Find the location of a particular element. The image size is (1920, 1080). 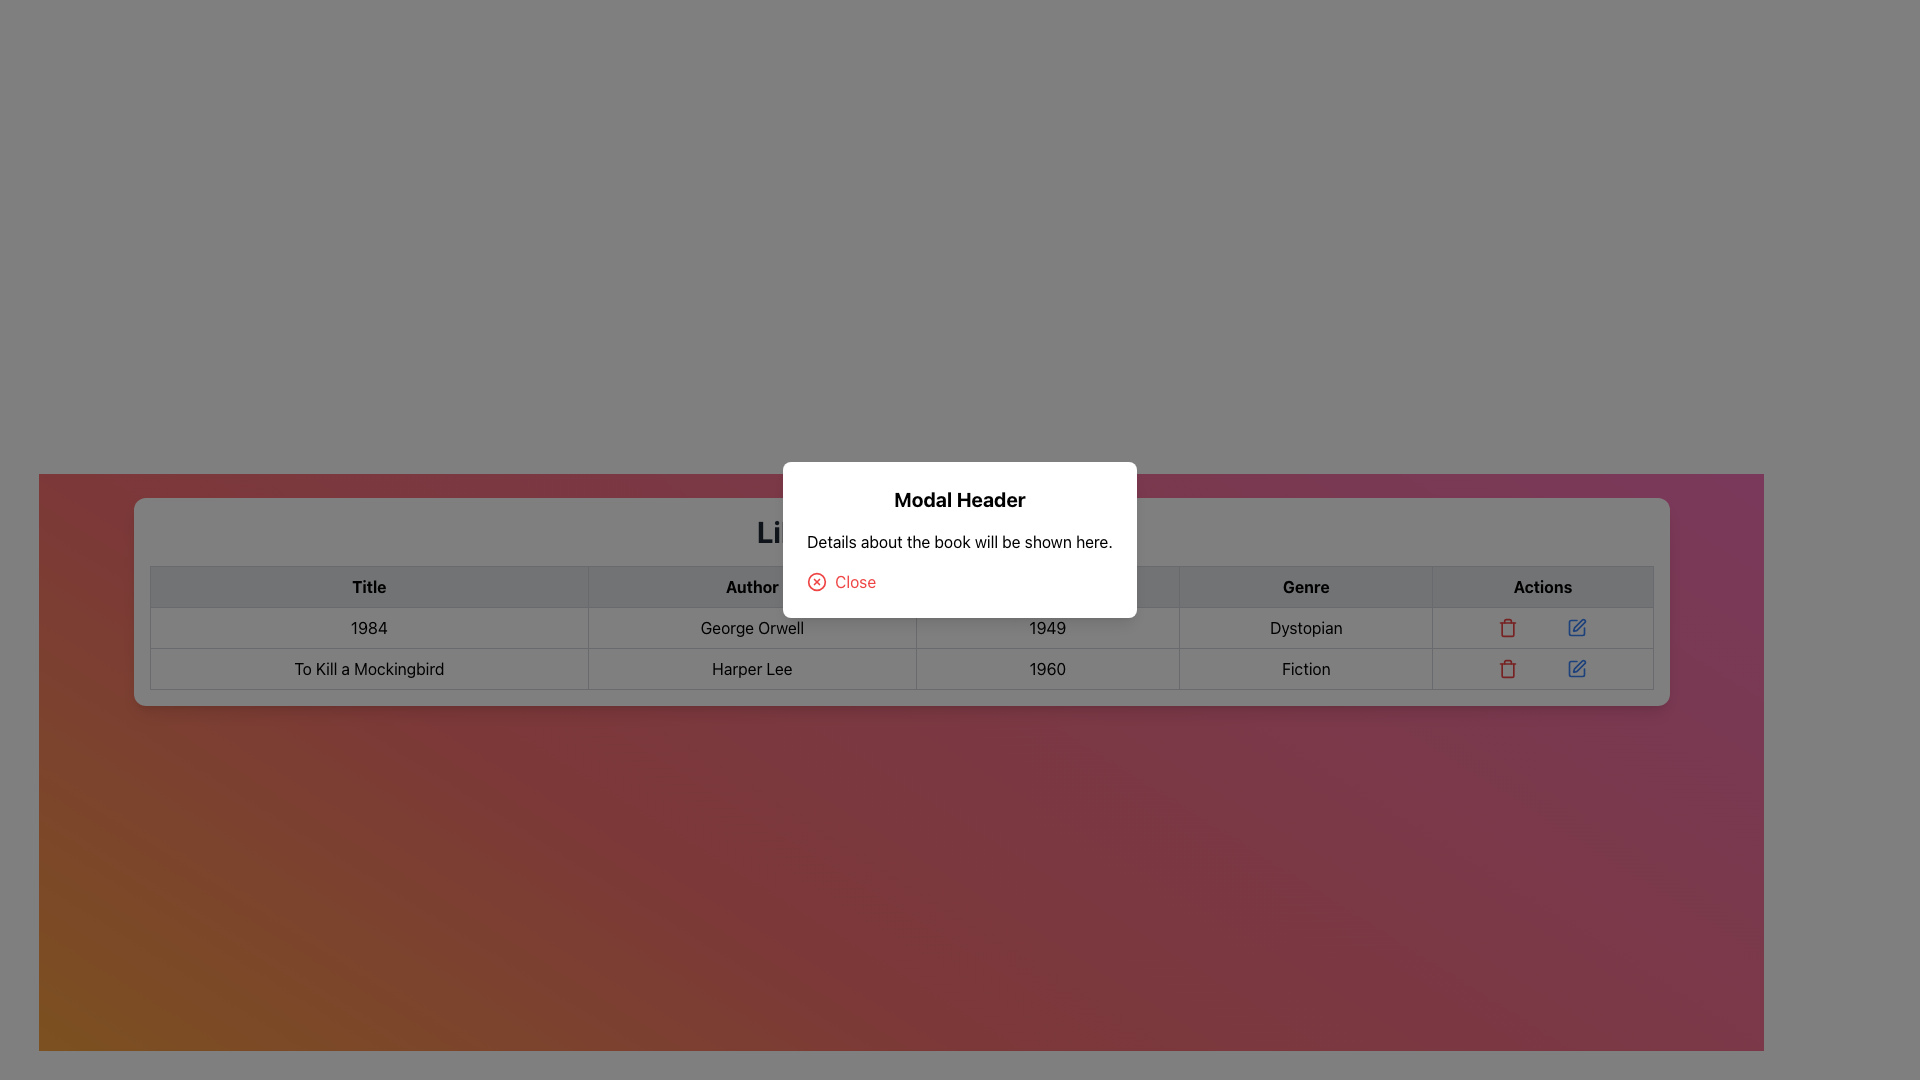

the Table Header Cell labeled 'Actions', which is styled with a gray background and is located at the rightmost position of the header row in the table is located at coordinates (1541, 585).